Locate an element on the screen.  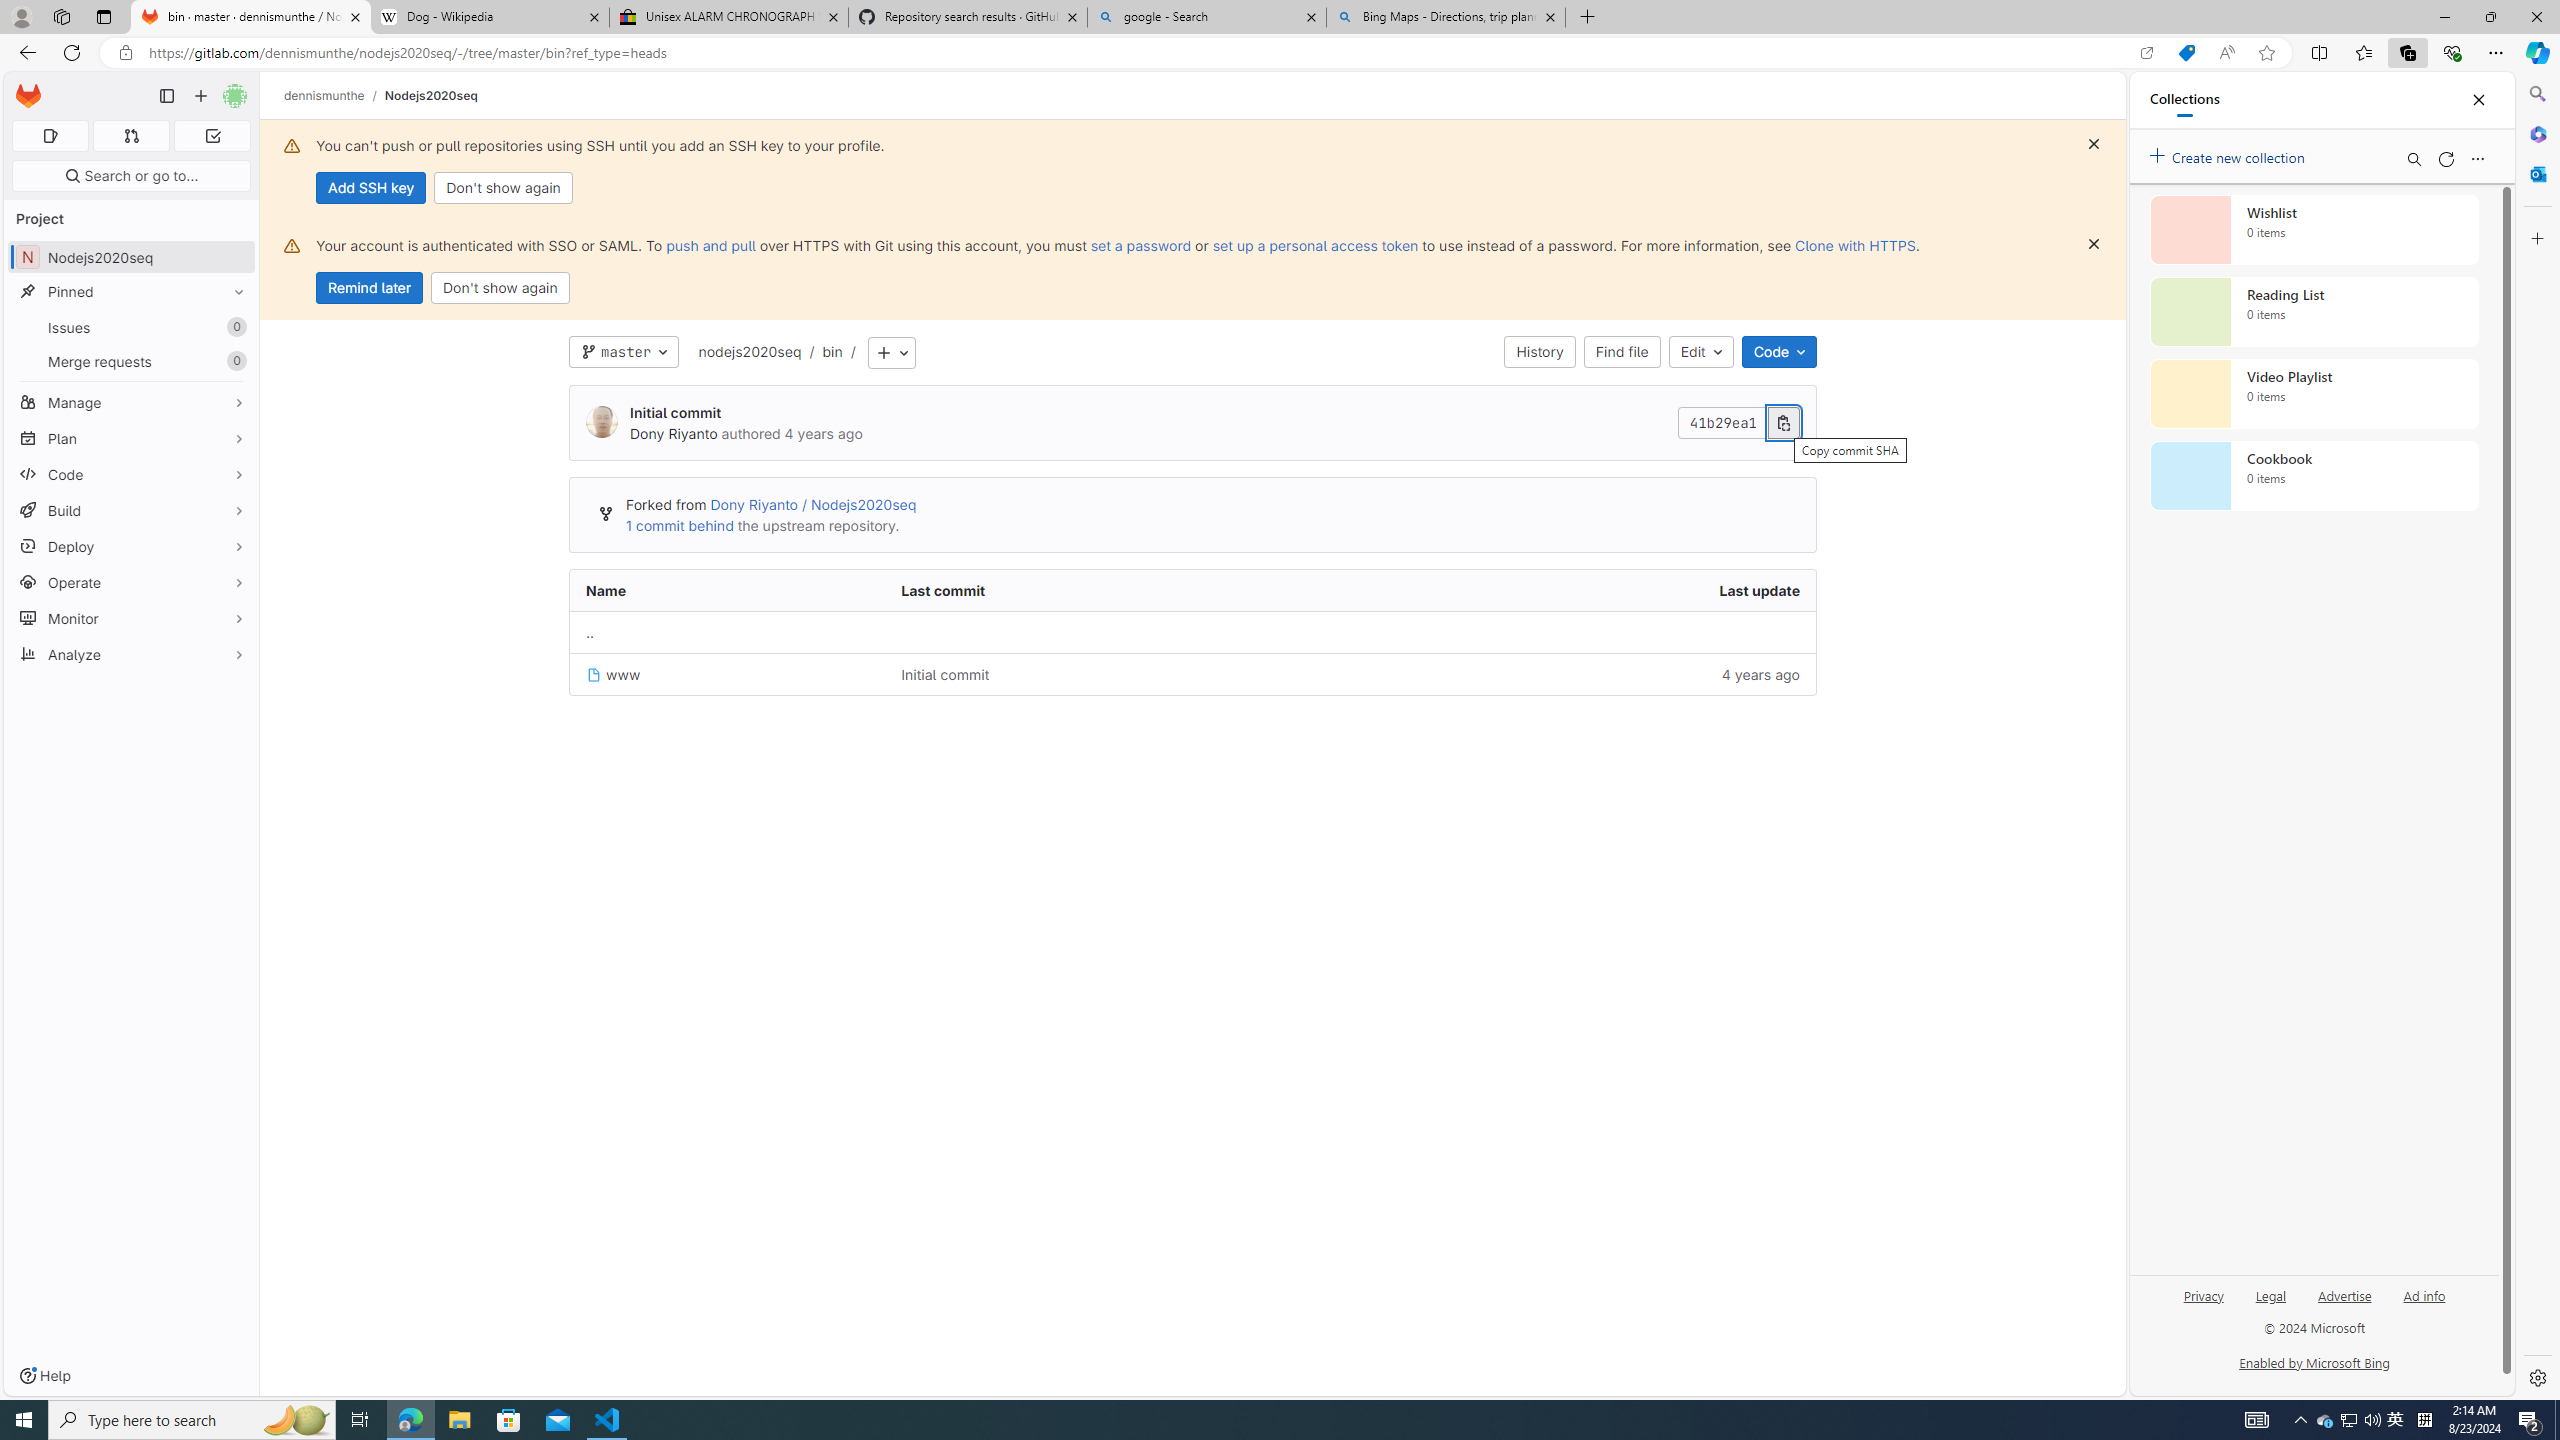
'To-Do list 0' is located at coordinates (211, 135).